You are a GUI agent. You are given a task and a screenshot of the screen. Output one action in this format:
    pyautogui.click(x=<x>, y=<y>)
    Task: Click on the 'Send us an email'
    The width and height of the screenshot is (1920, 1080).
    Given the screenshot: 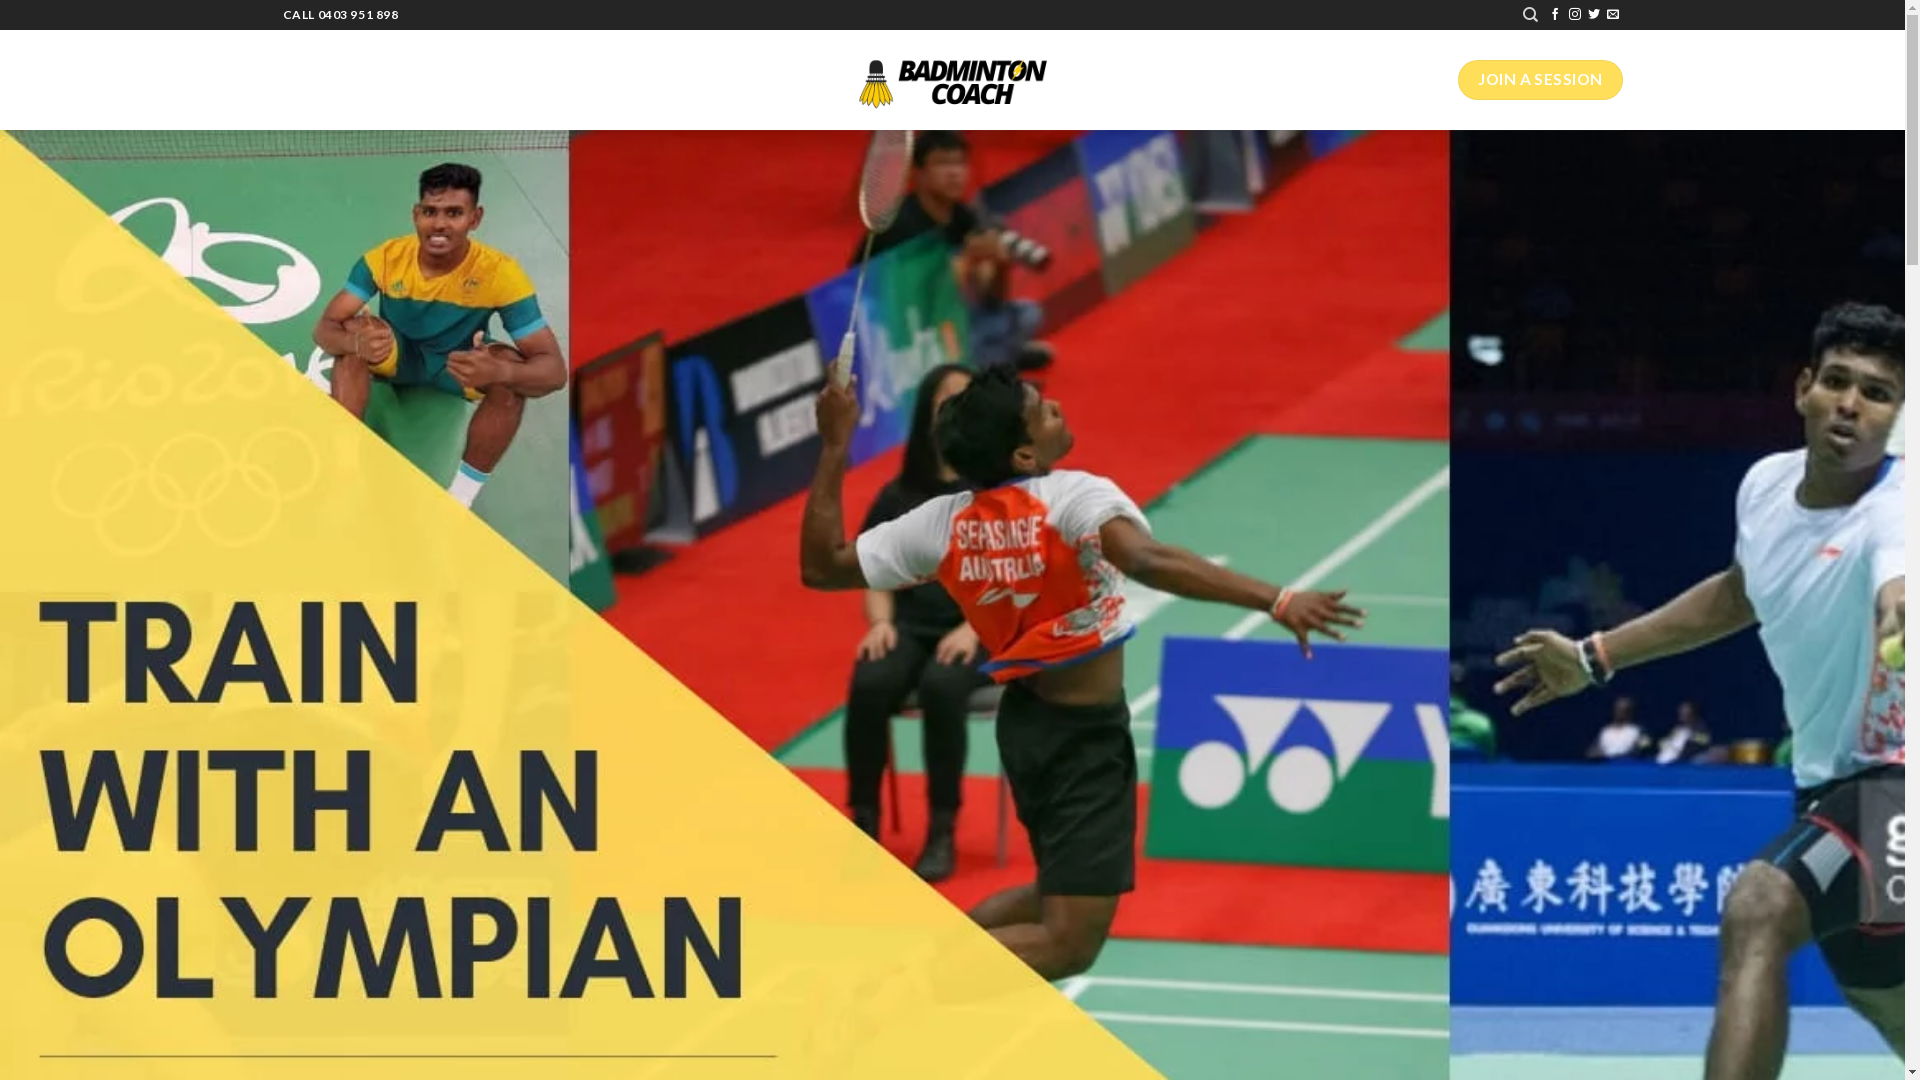 What is the action you would take?
    pyautogui.click(x=1612, y=15)
    